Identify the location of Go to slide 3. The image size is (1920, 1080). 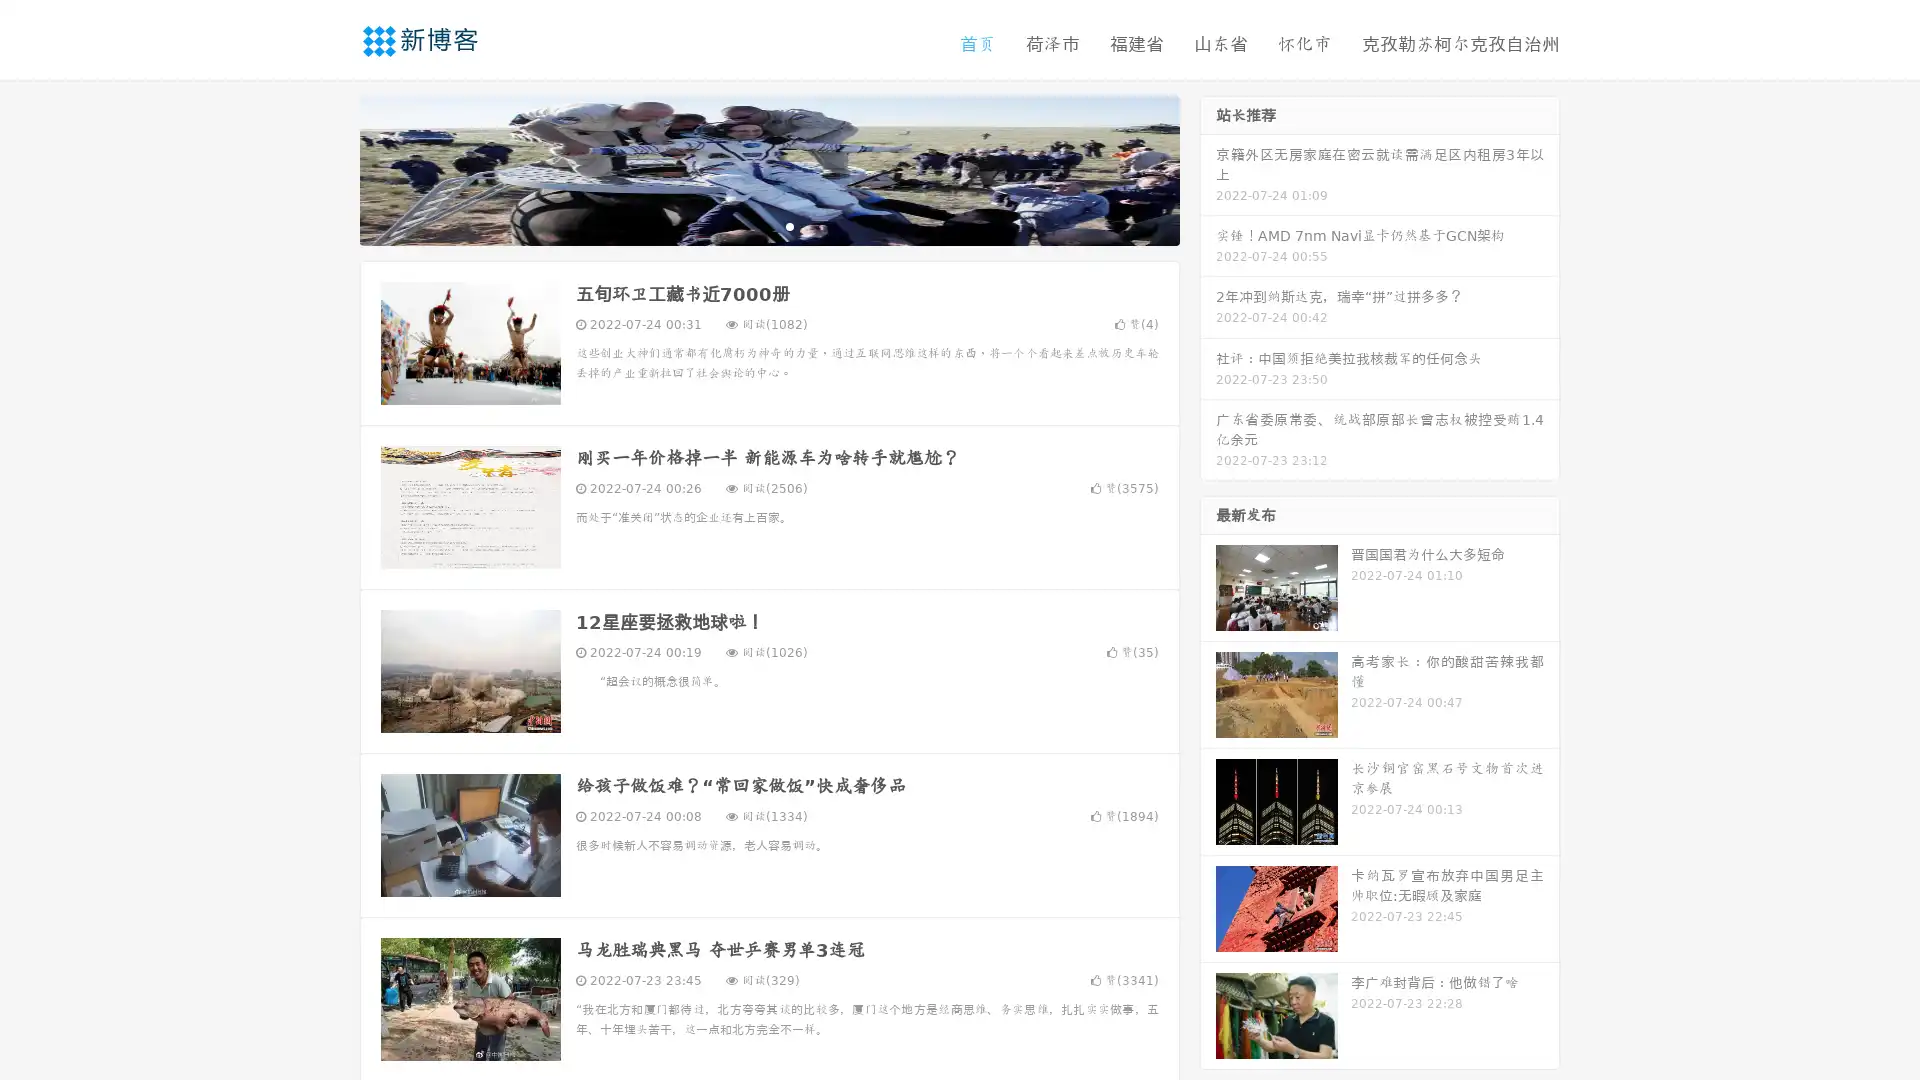
(789, 225).